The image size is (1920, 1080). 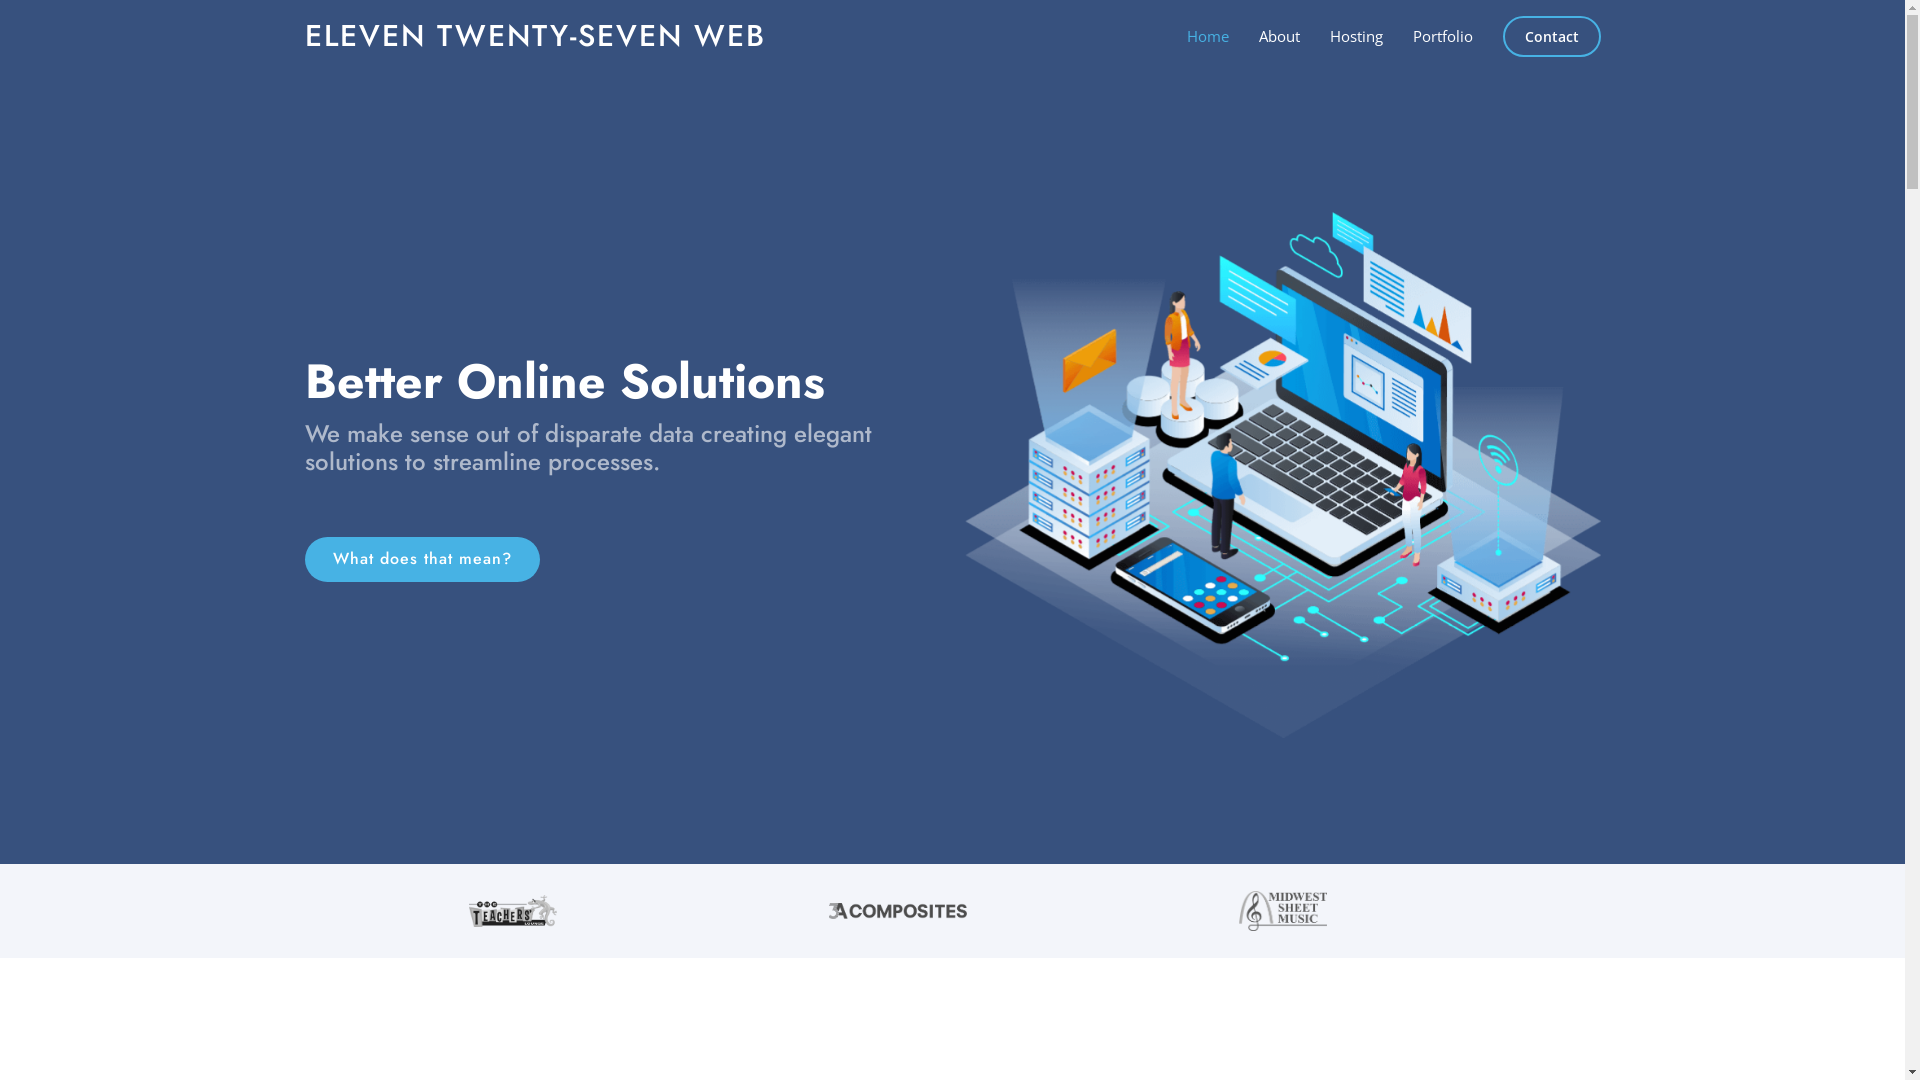 I want to click on 'Home', so click(x=1191, y=36).